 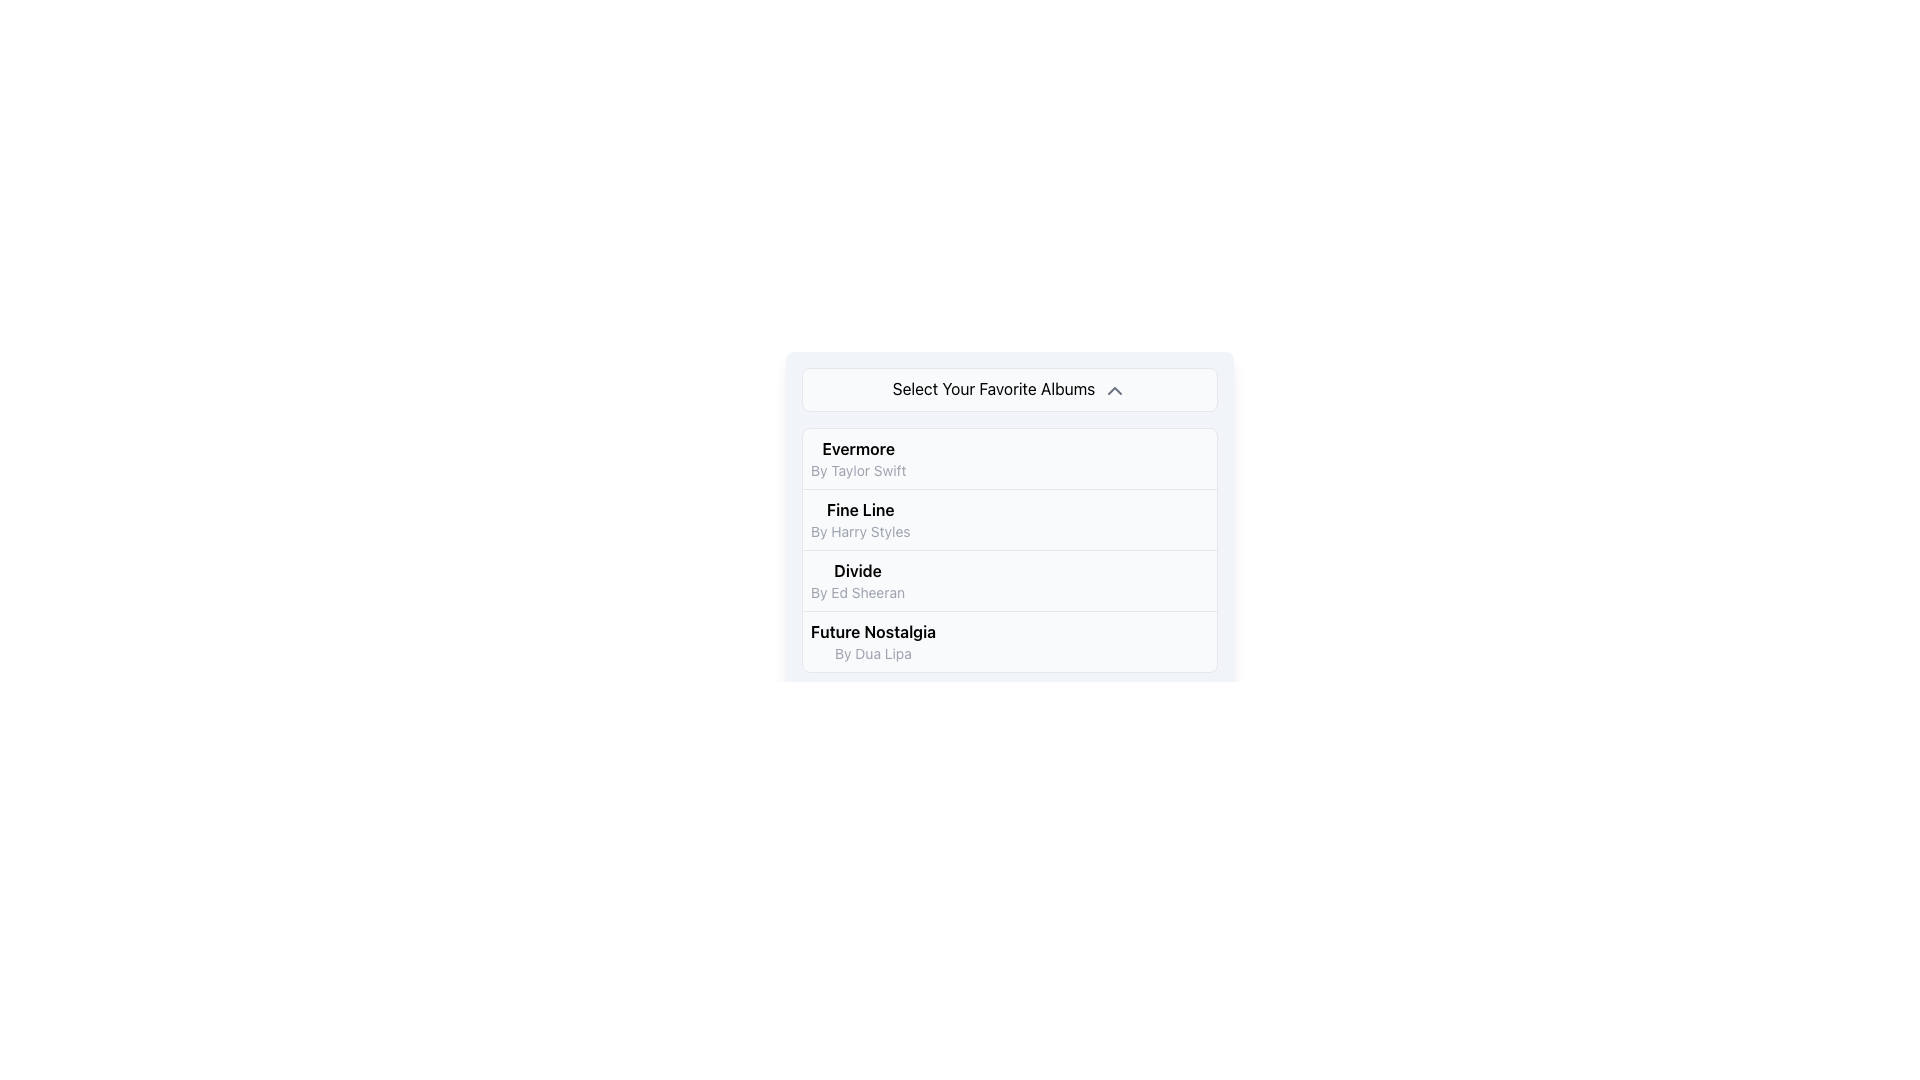 I want to click on the third selectable list item titled 'Divide' by Ed Sheeran, so click(x=1009, y=579).